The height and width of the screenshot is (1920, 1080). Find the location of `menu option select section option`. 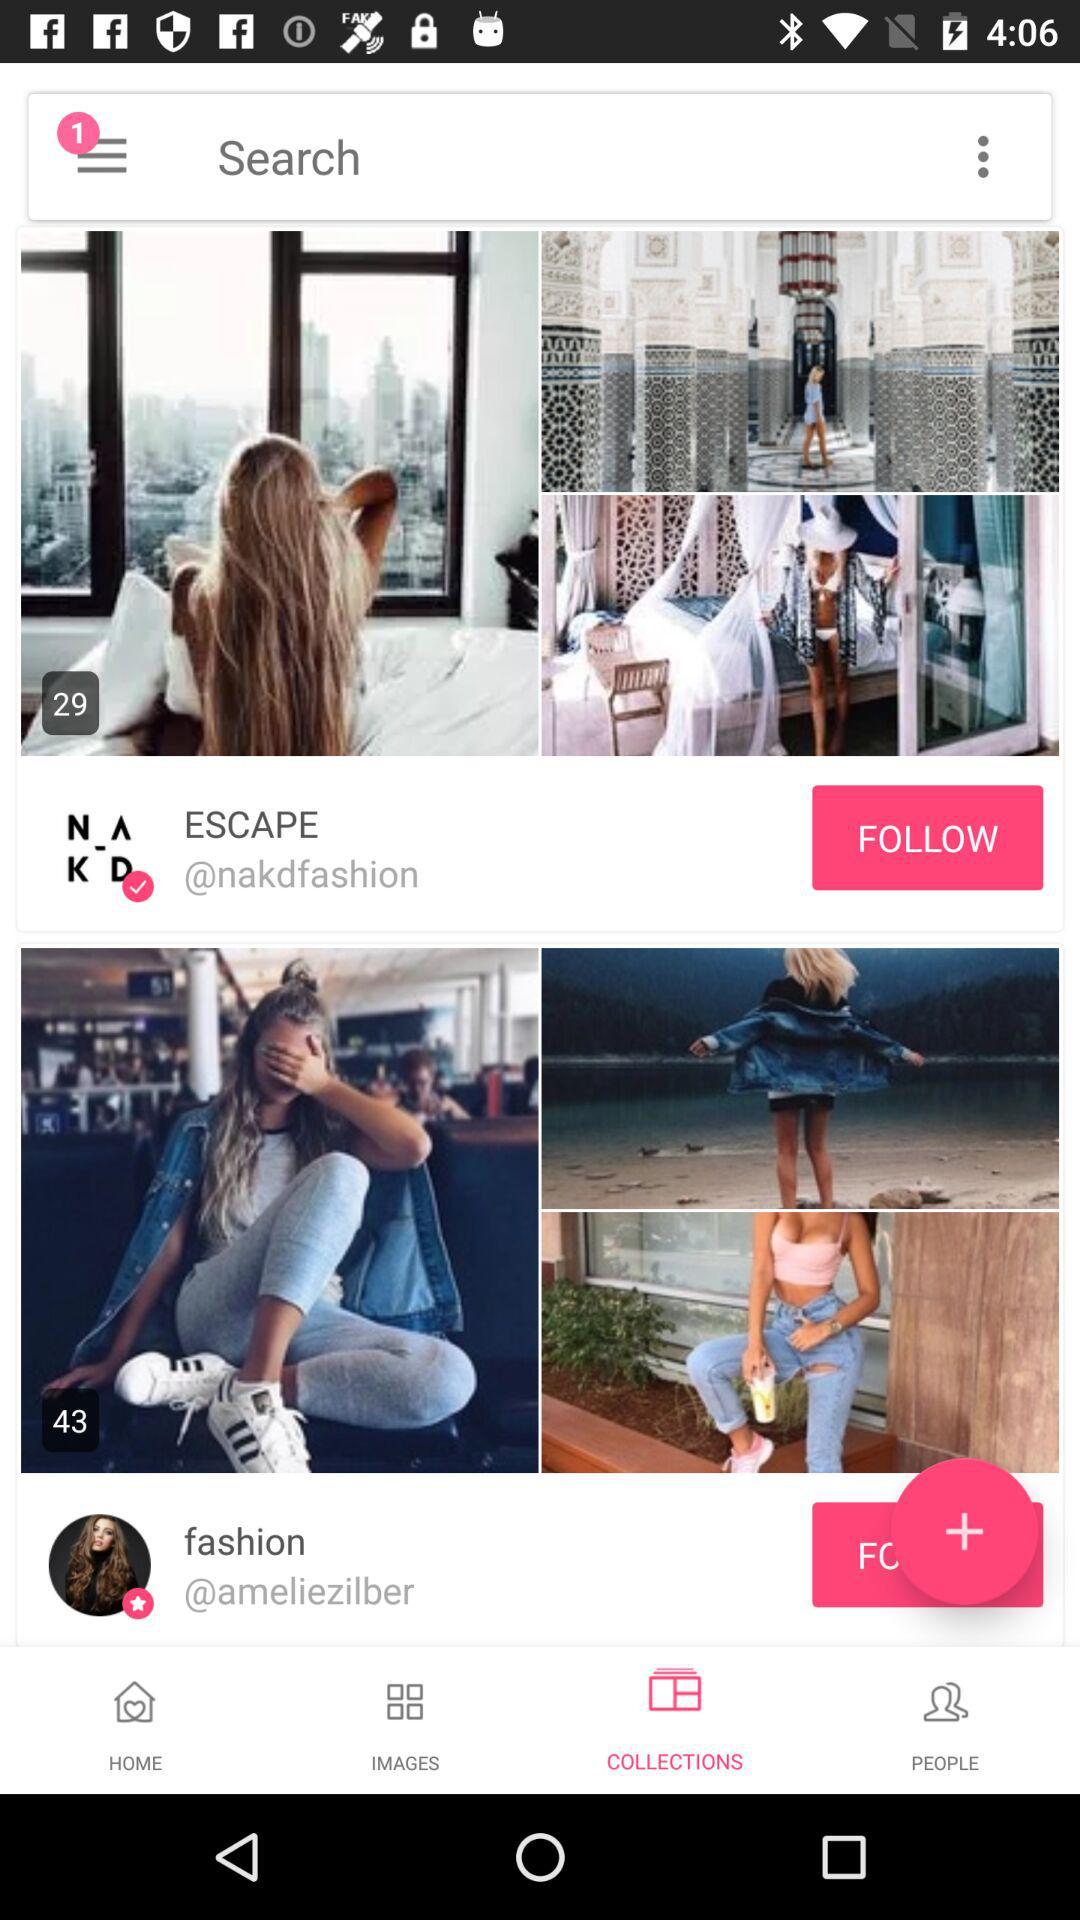

menu option select section option is located at coordinates (540, 1731).